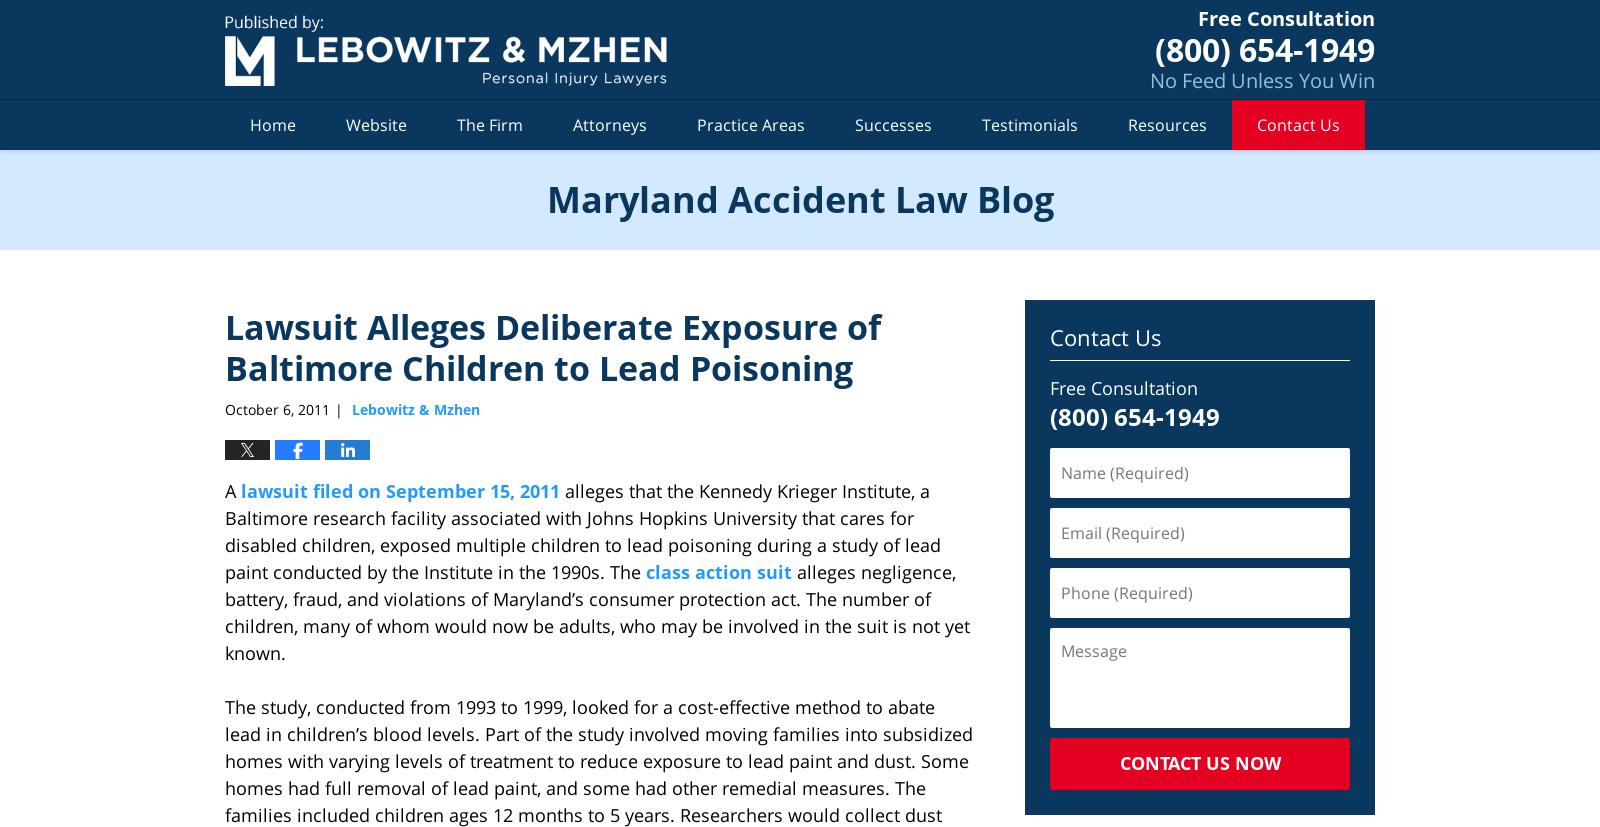 The width and height of the screenshot is (1600, 827). What do you see at coordinates (489, 123) in the screenshot?
I see `'The Firm'` at bounding box center [489, 123].